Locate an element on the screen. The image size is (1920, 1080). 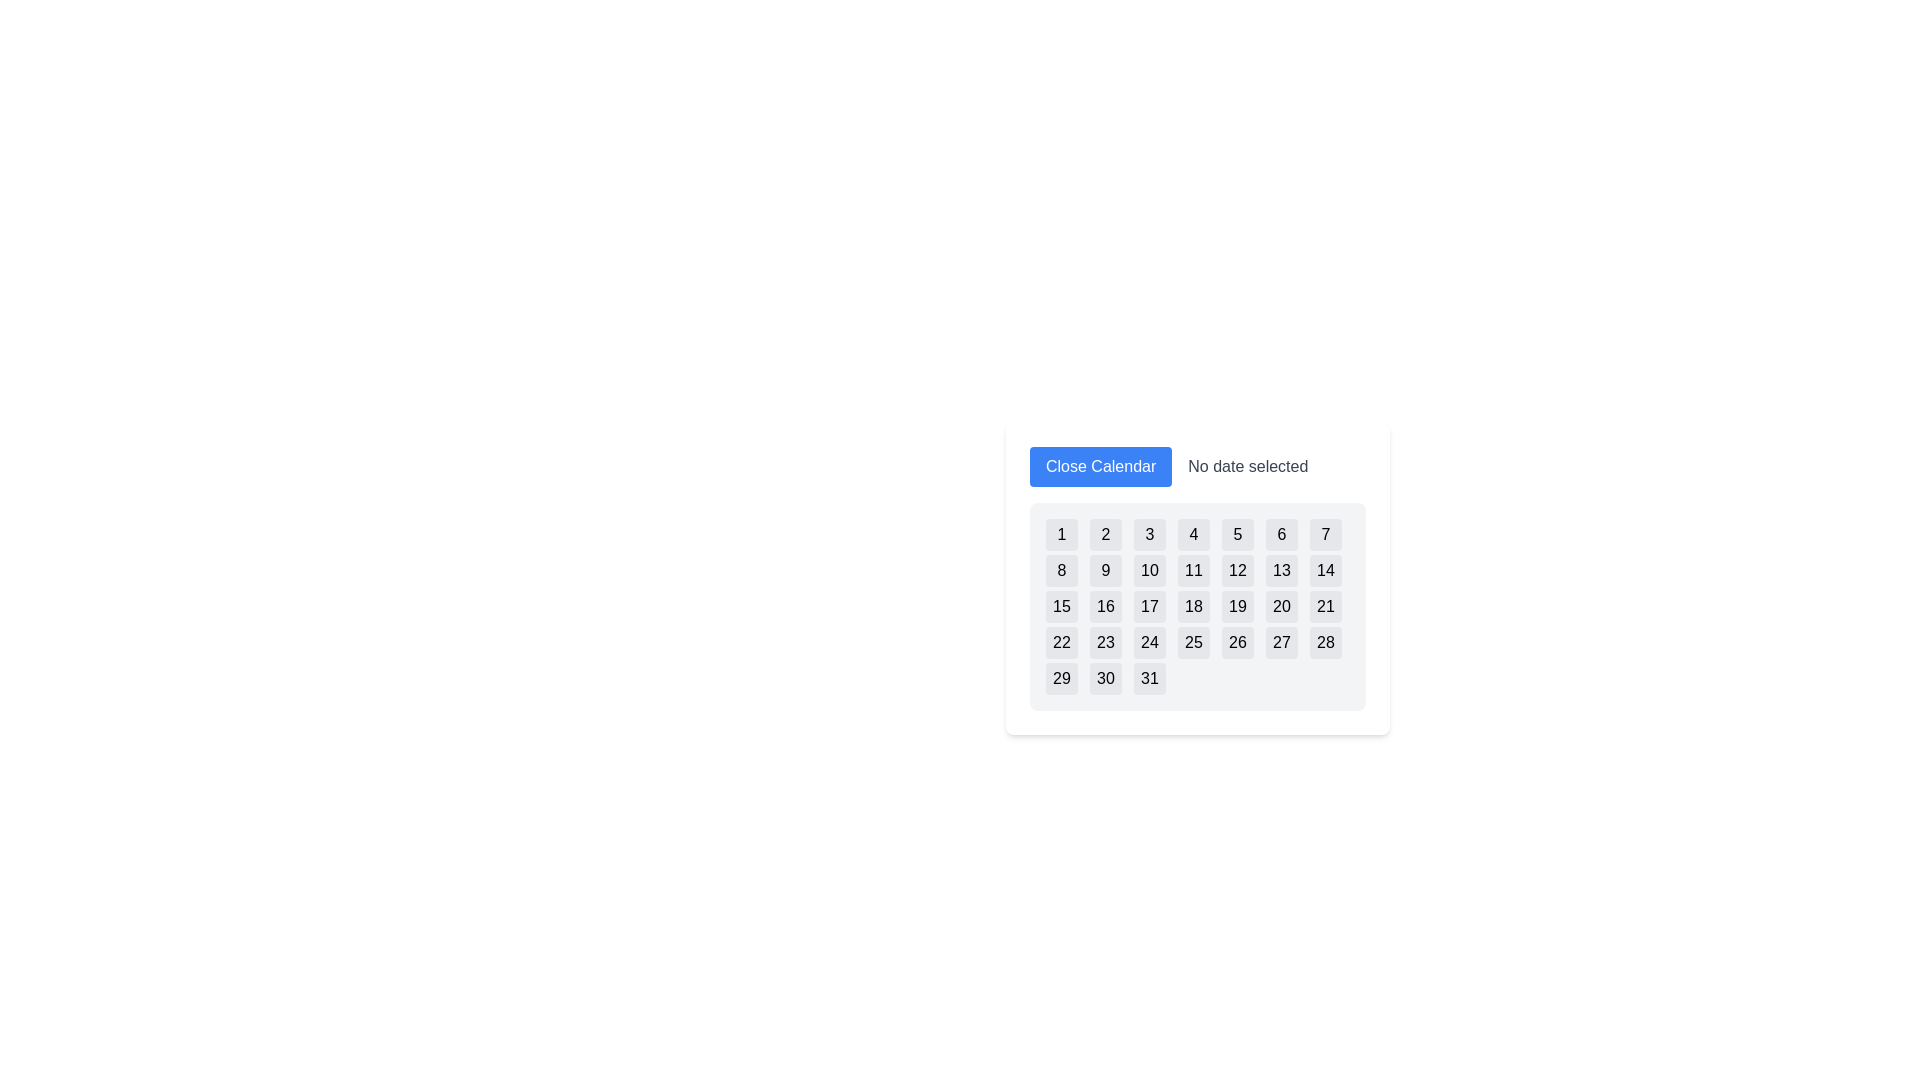
the square button with rounded corners displaying the number '14' in dark text, located in the lower-right portion of a 7x5 grid layout is located at coordinates (1325, 570).